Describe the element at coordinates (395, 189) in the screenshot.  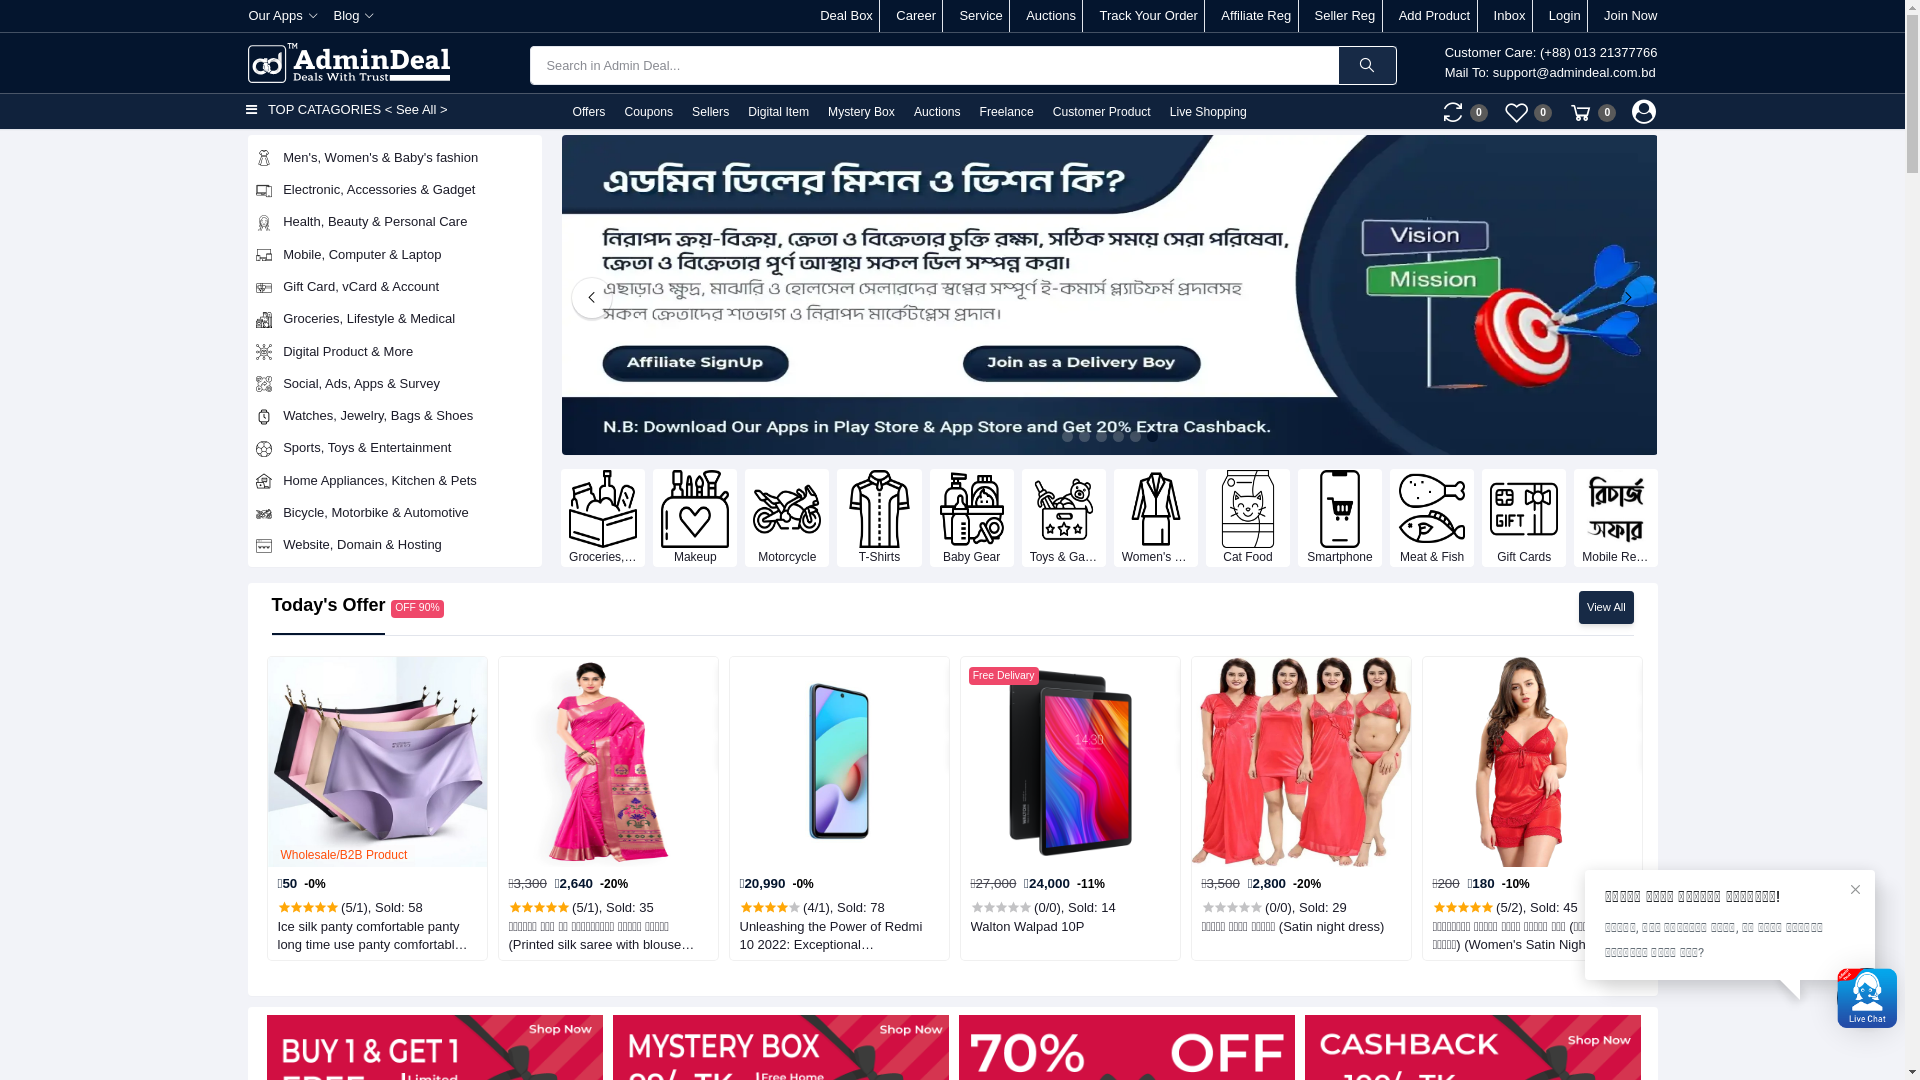
I see `'Electronic, Accessories & Gadget'` at that location.